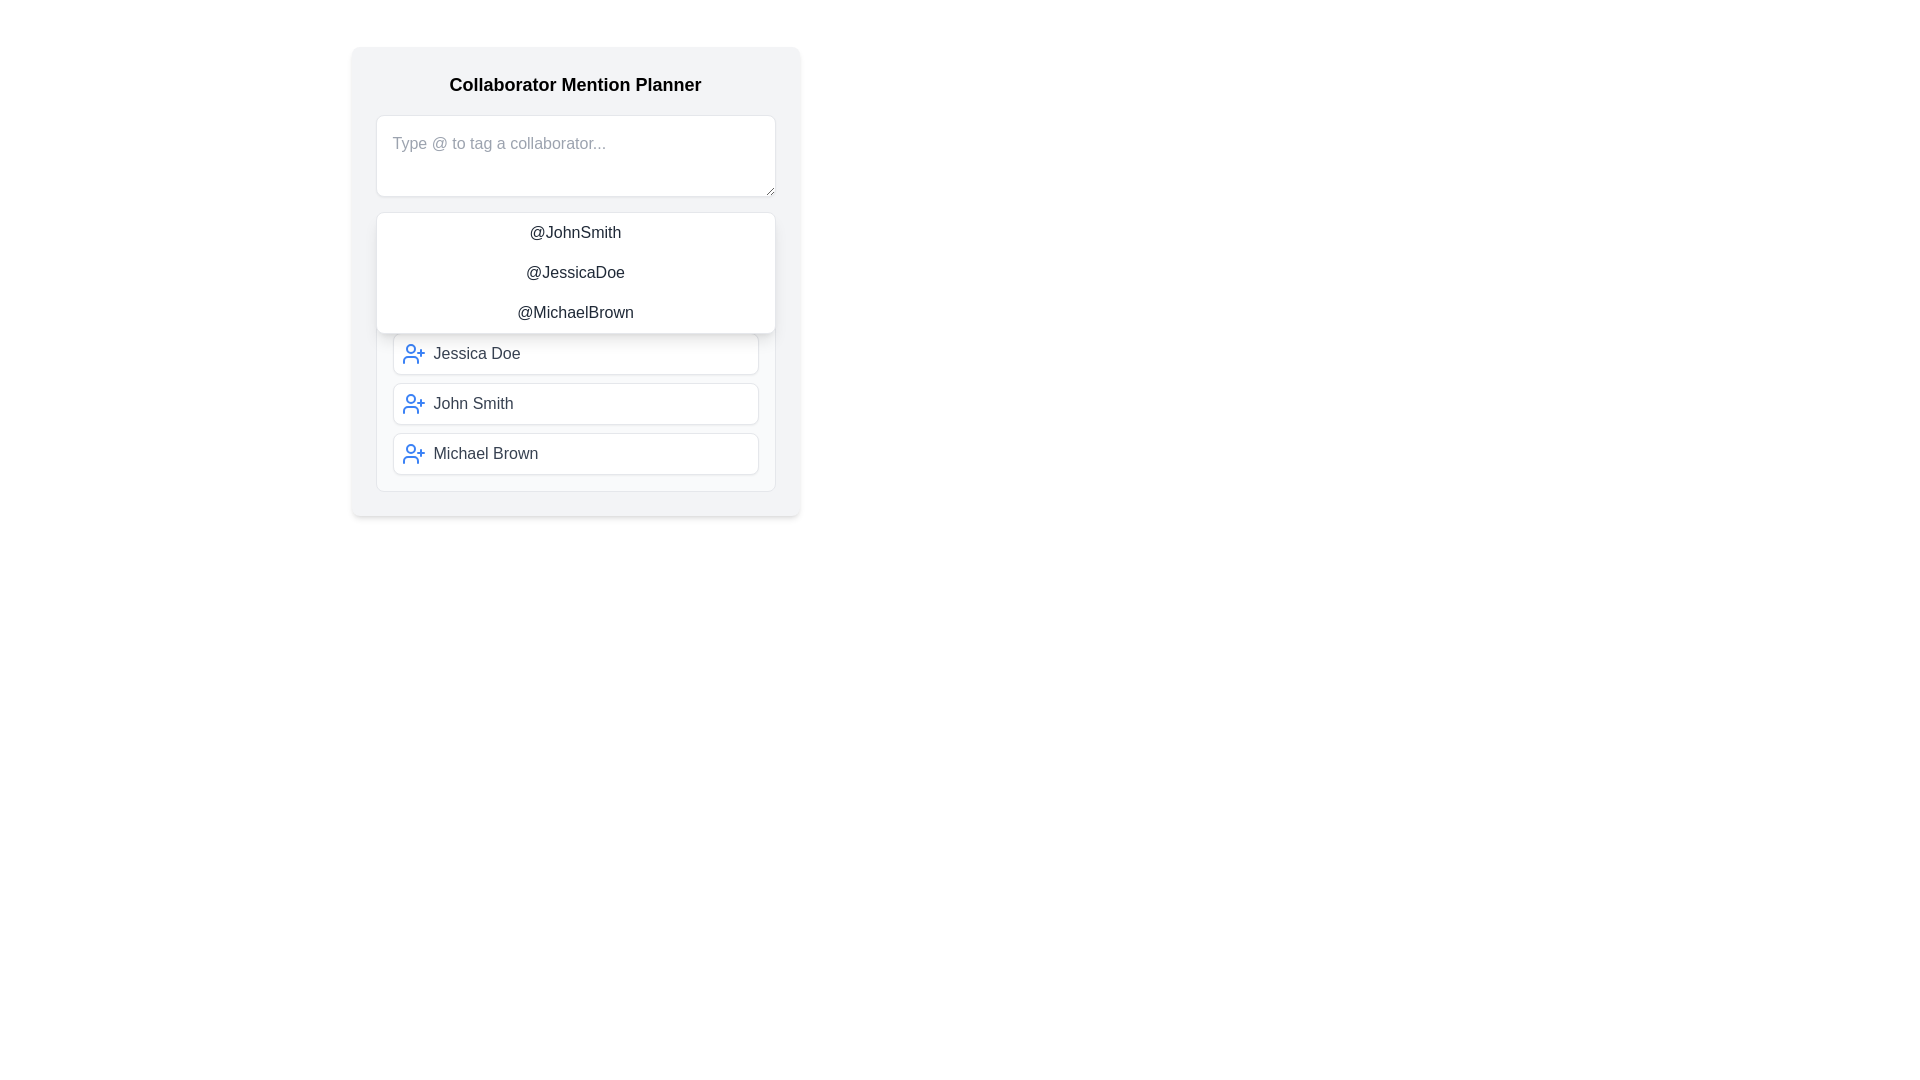  Describe the element at coordinates (412, 404) in the screenshot. I see `on the icon located` at that location.